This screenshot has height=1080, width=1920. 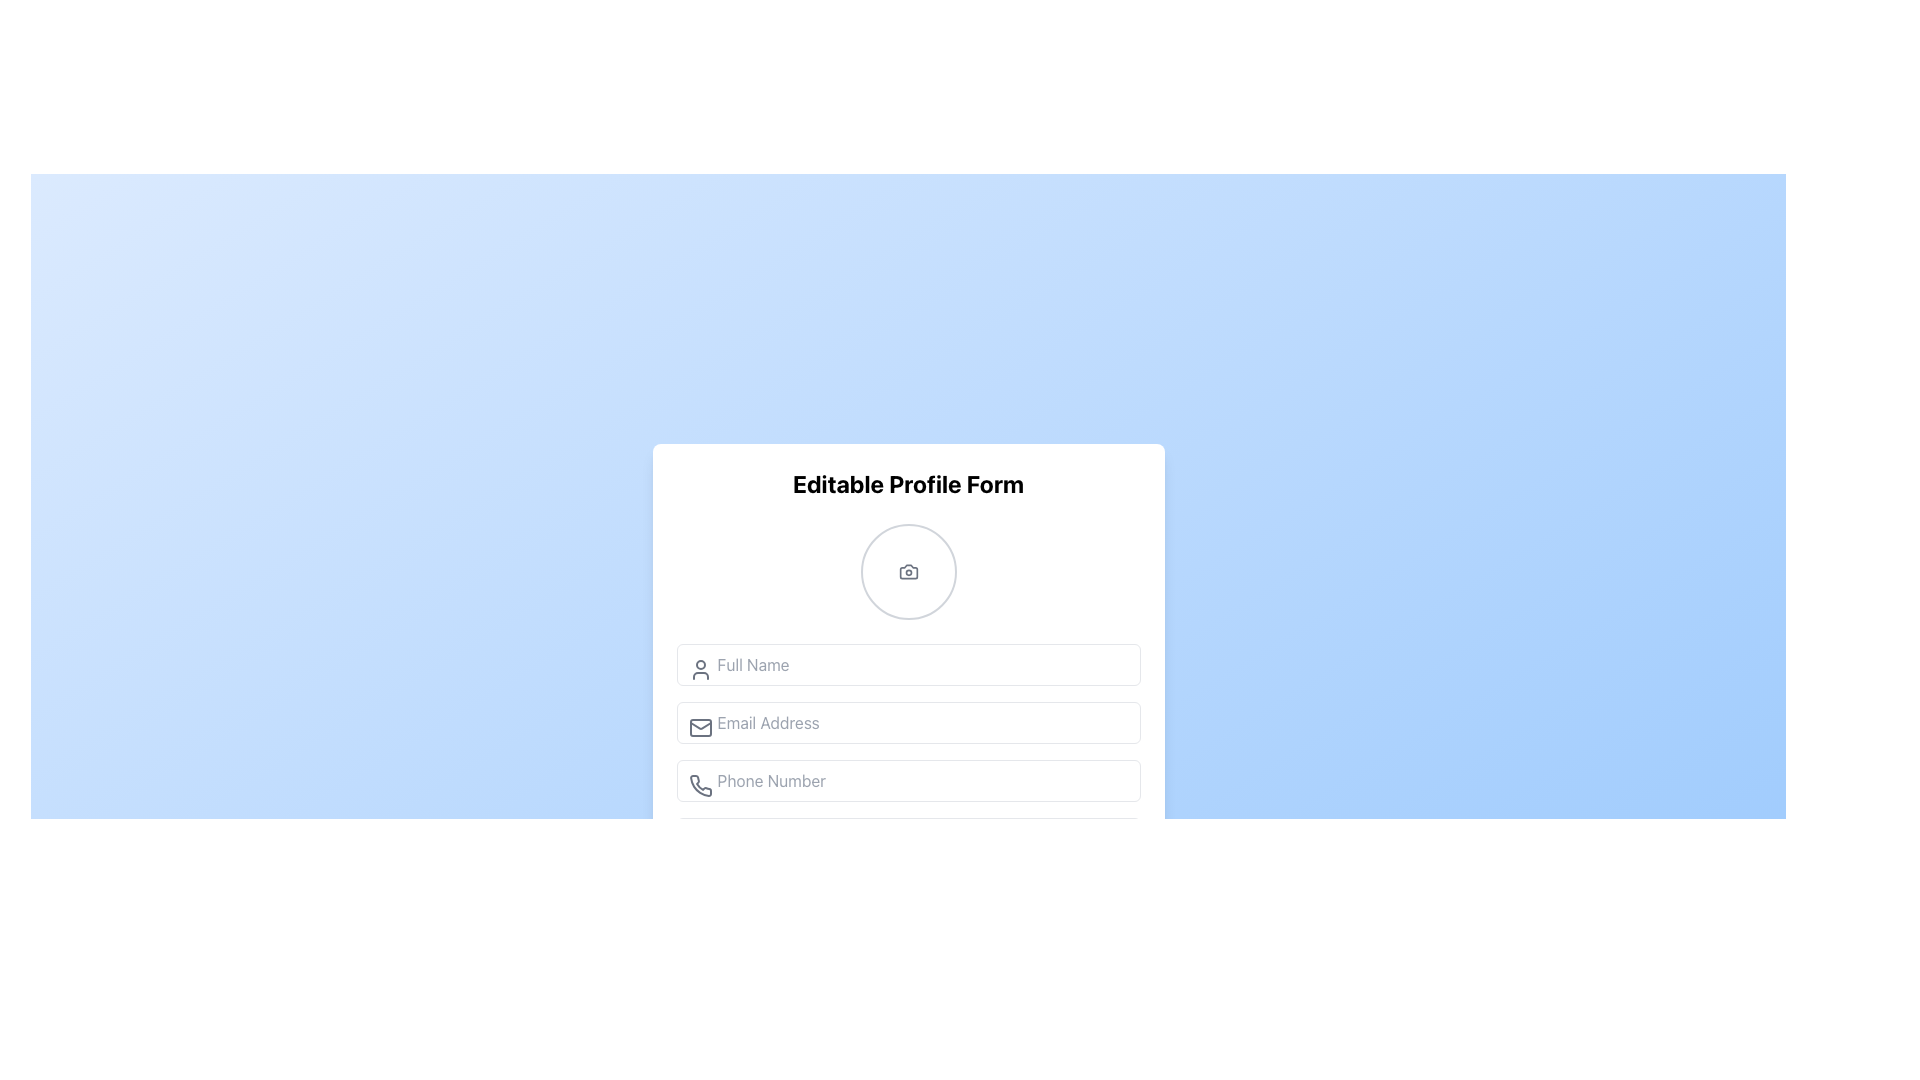 I want to click on the rectangular user input field labeled 'Email Address', so click(x=907, y=712).